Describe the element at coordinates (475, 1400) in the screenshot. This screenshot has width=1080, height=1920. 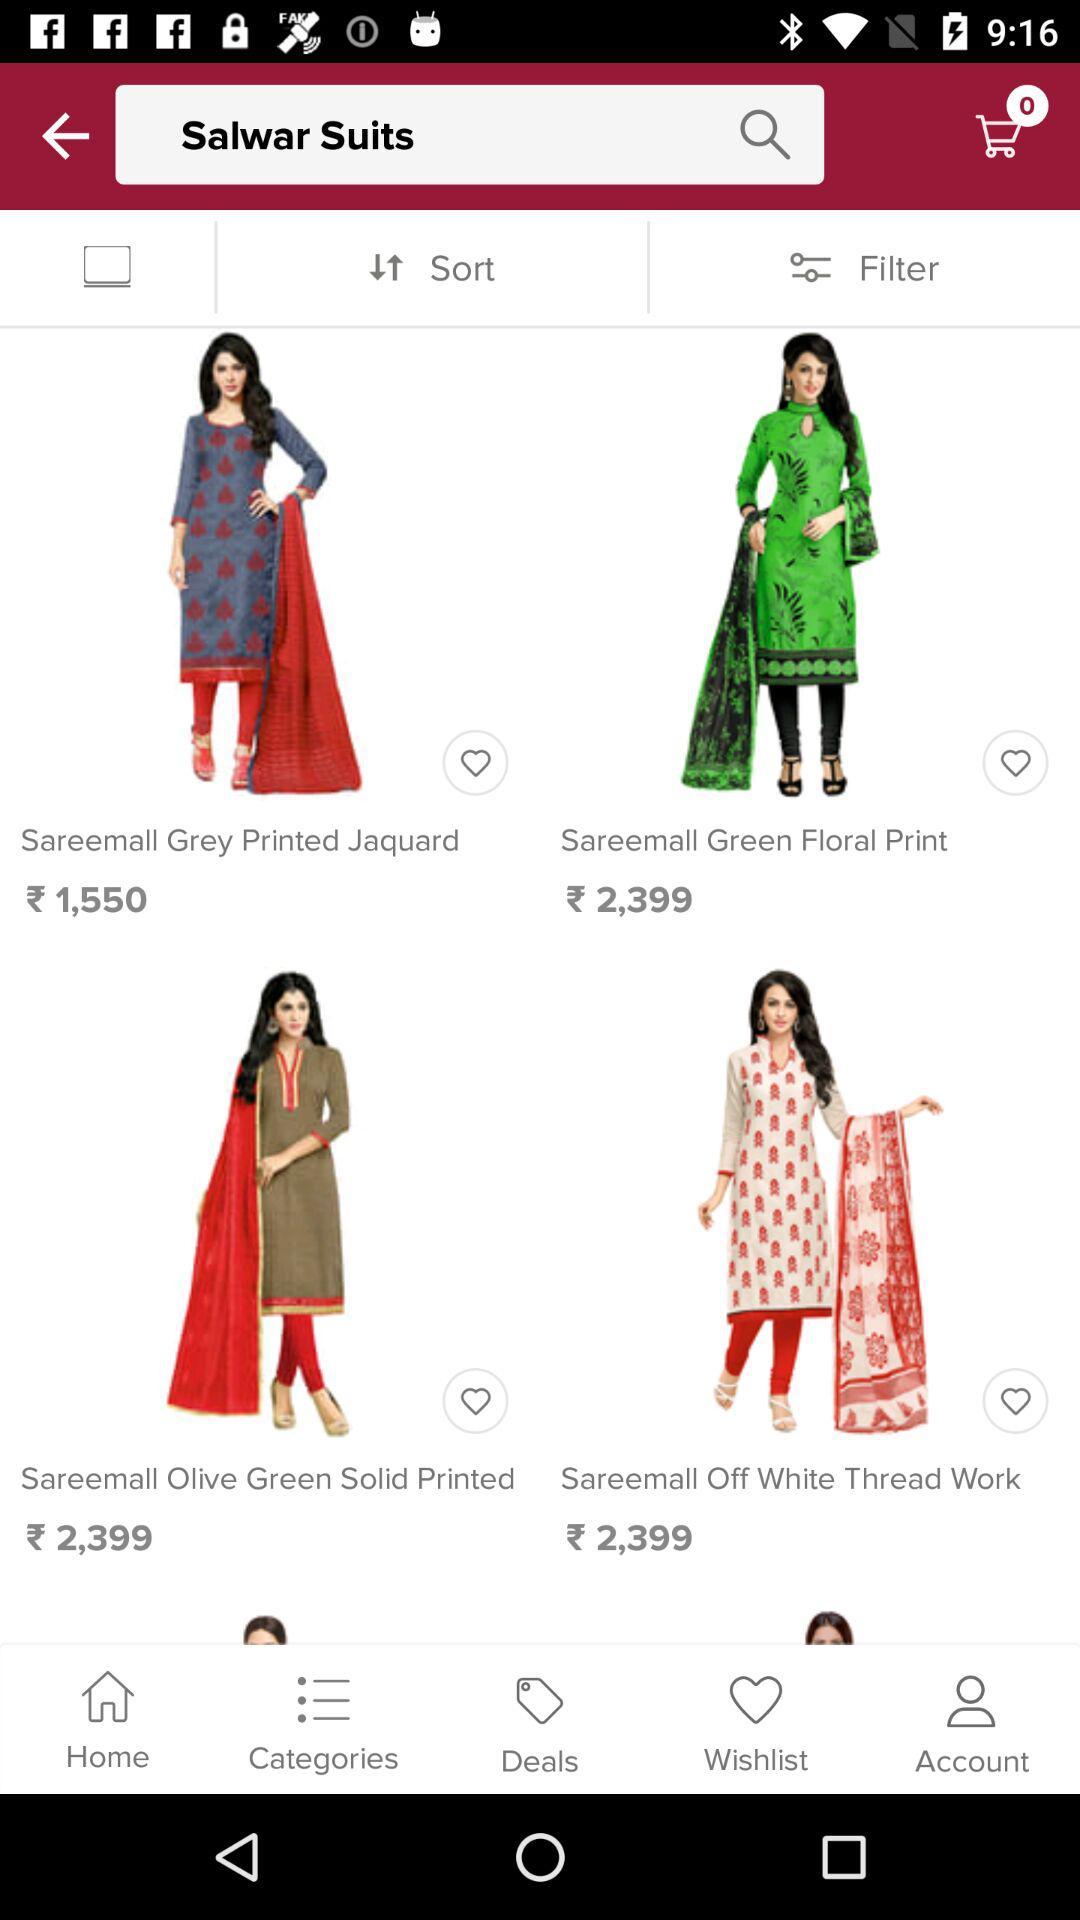
I see `like the product` at that location.